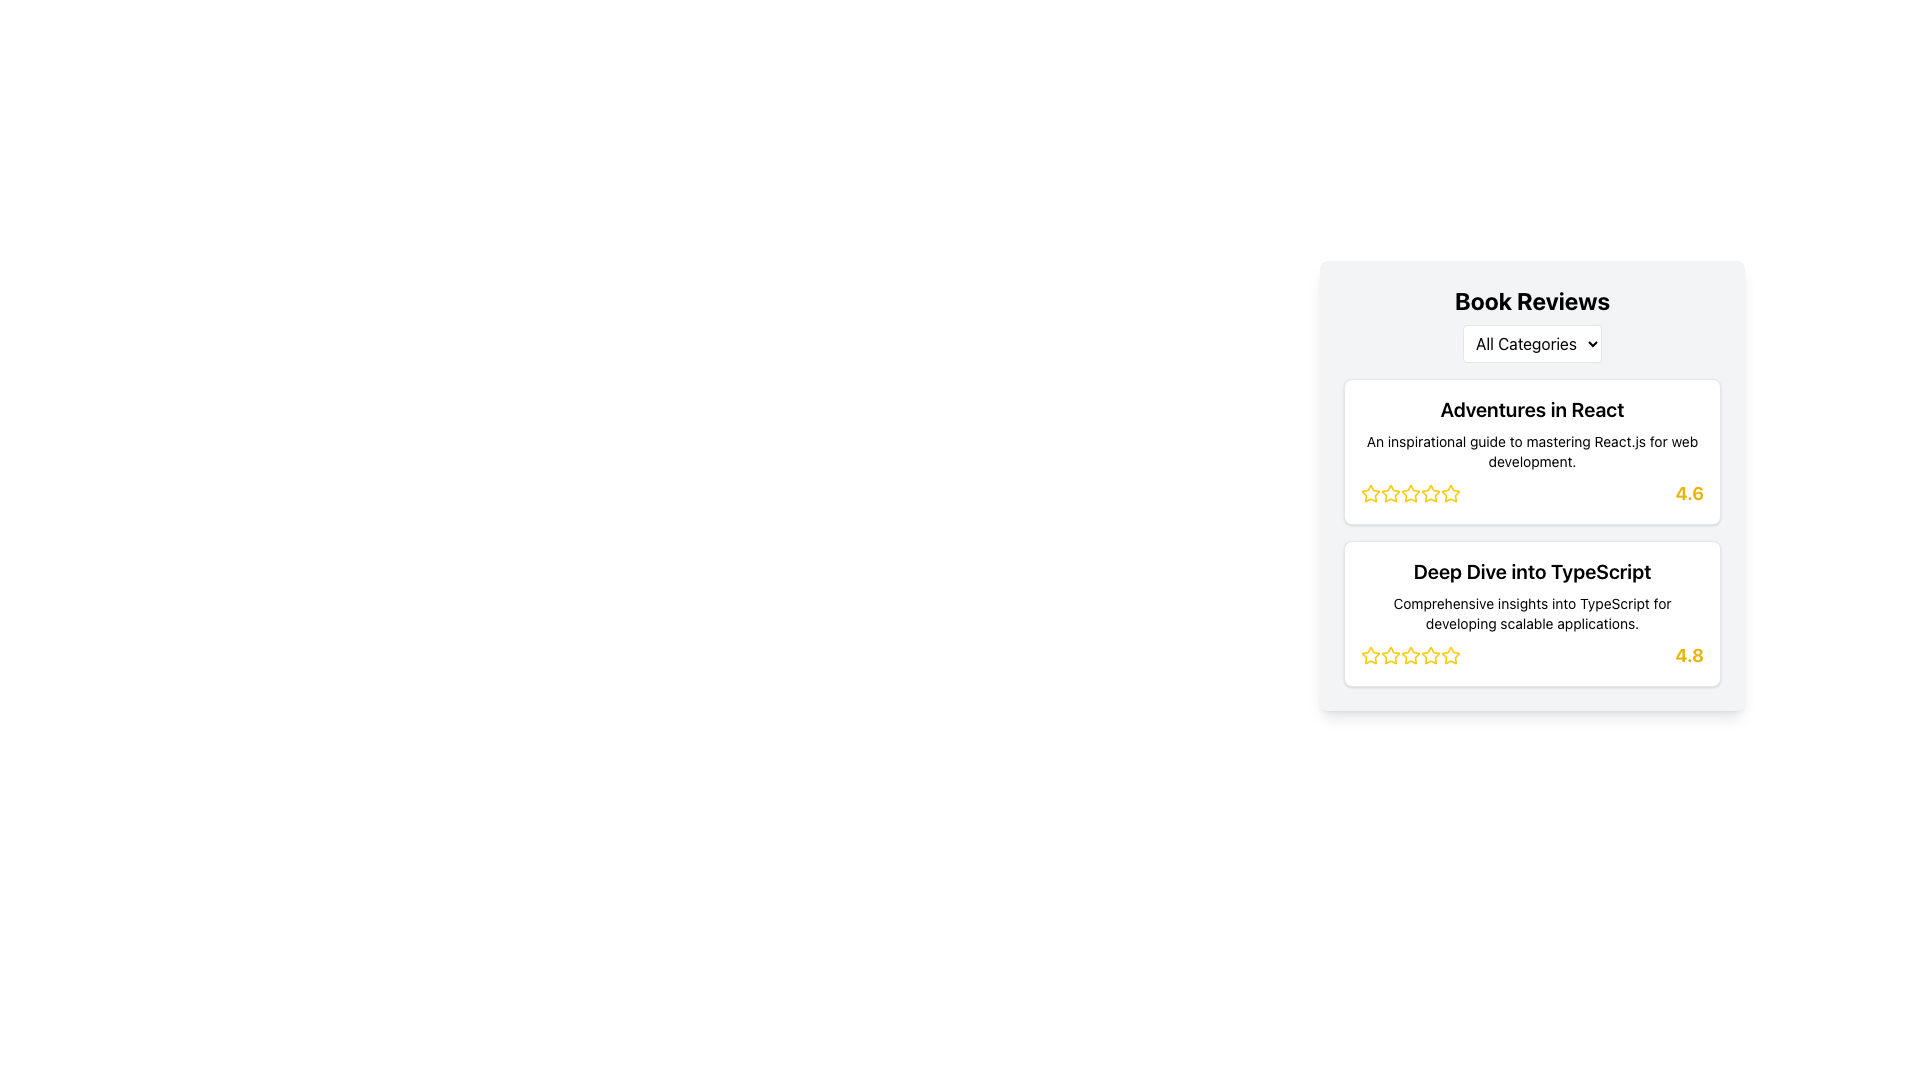 This screenshot has height=1080, width=1920. What do you see at coordinates (1531, 342) in the screenshot?
I see `the dropdown menu labeled 'All Categories' located below the 'Book Reviews' header` at bounding box center [1531, 342].